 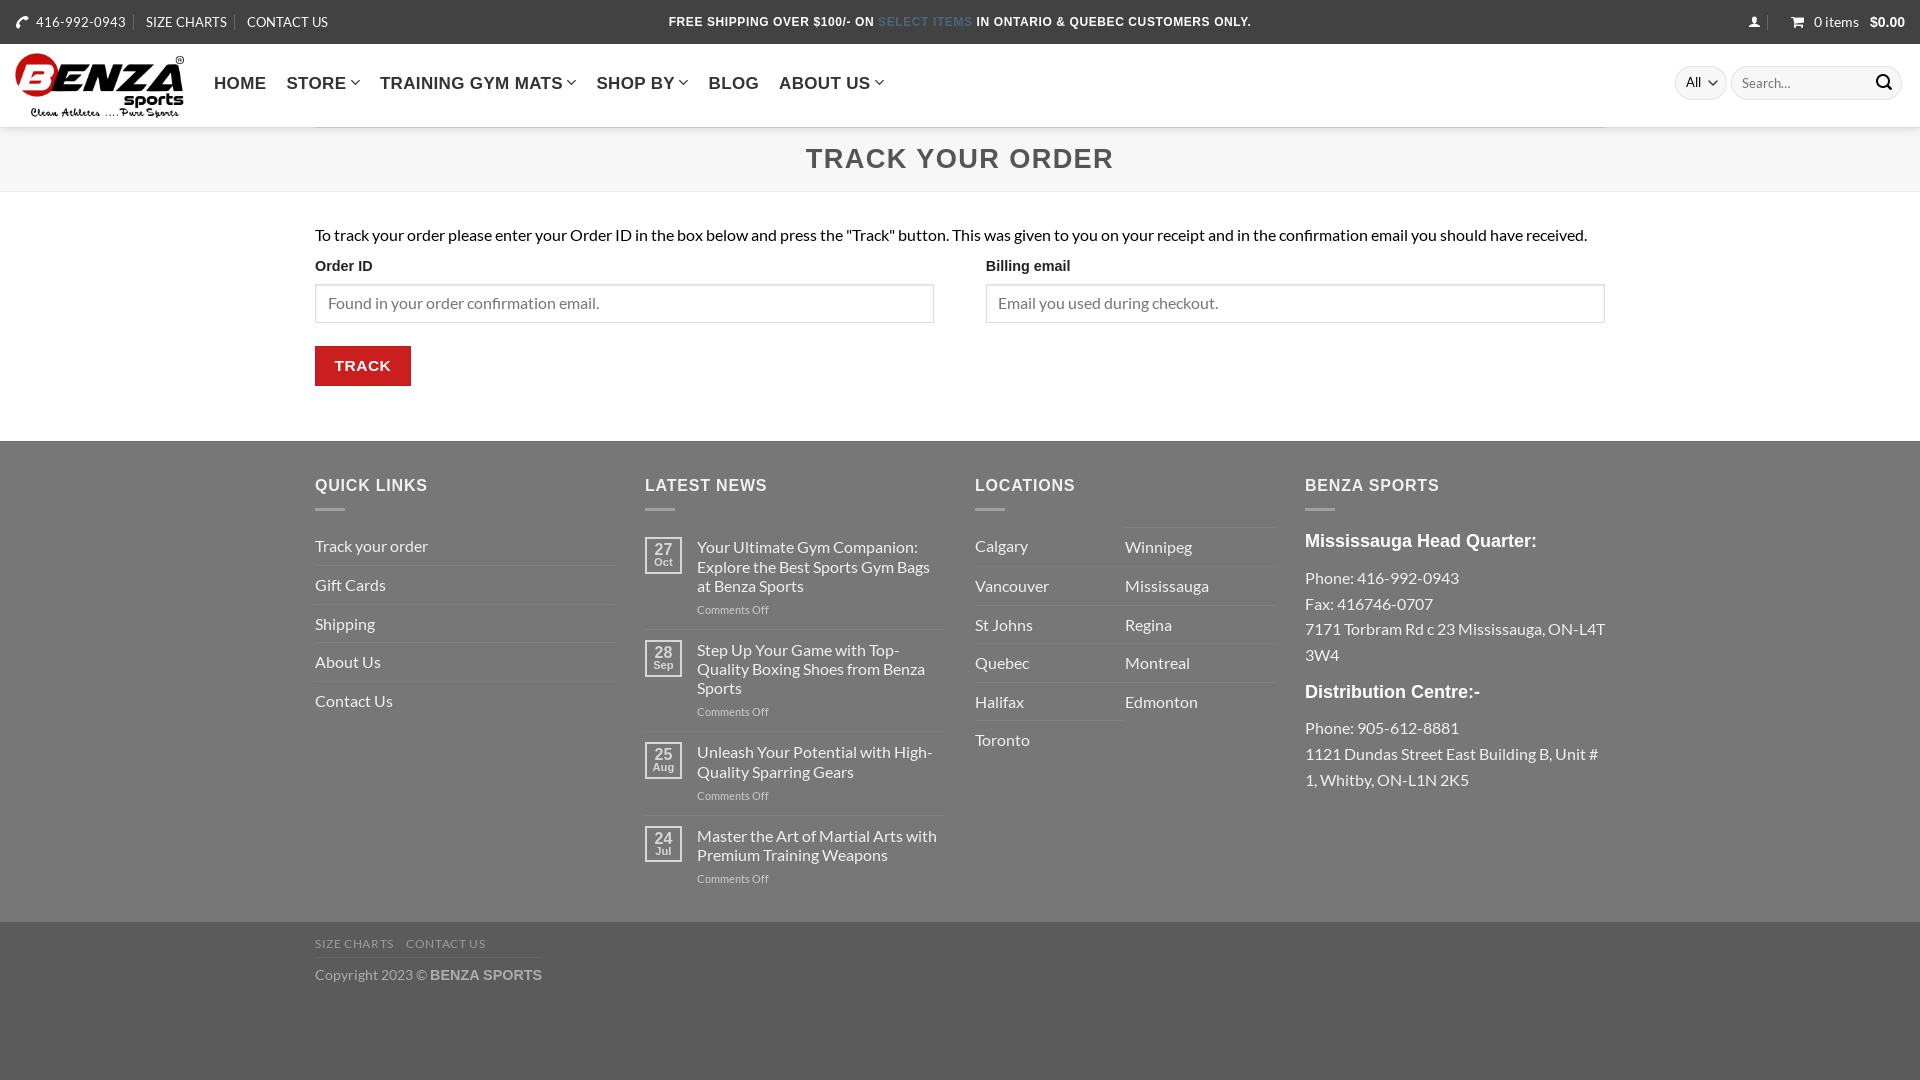 I want to click on 'Master the Art of Martial Arts with Premium Training Weapons', so click(x=696, y=844).